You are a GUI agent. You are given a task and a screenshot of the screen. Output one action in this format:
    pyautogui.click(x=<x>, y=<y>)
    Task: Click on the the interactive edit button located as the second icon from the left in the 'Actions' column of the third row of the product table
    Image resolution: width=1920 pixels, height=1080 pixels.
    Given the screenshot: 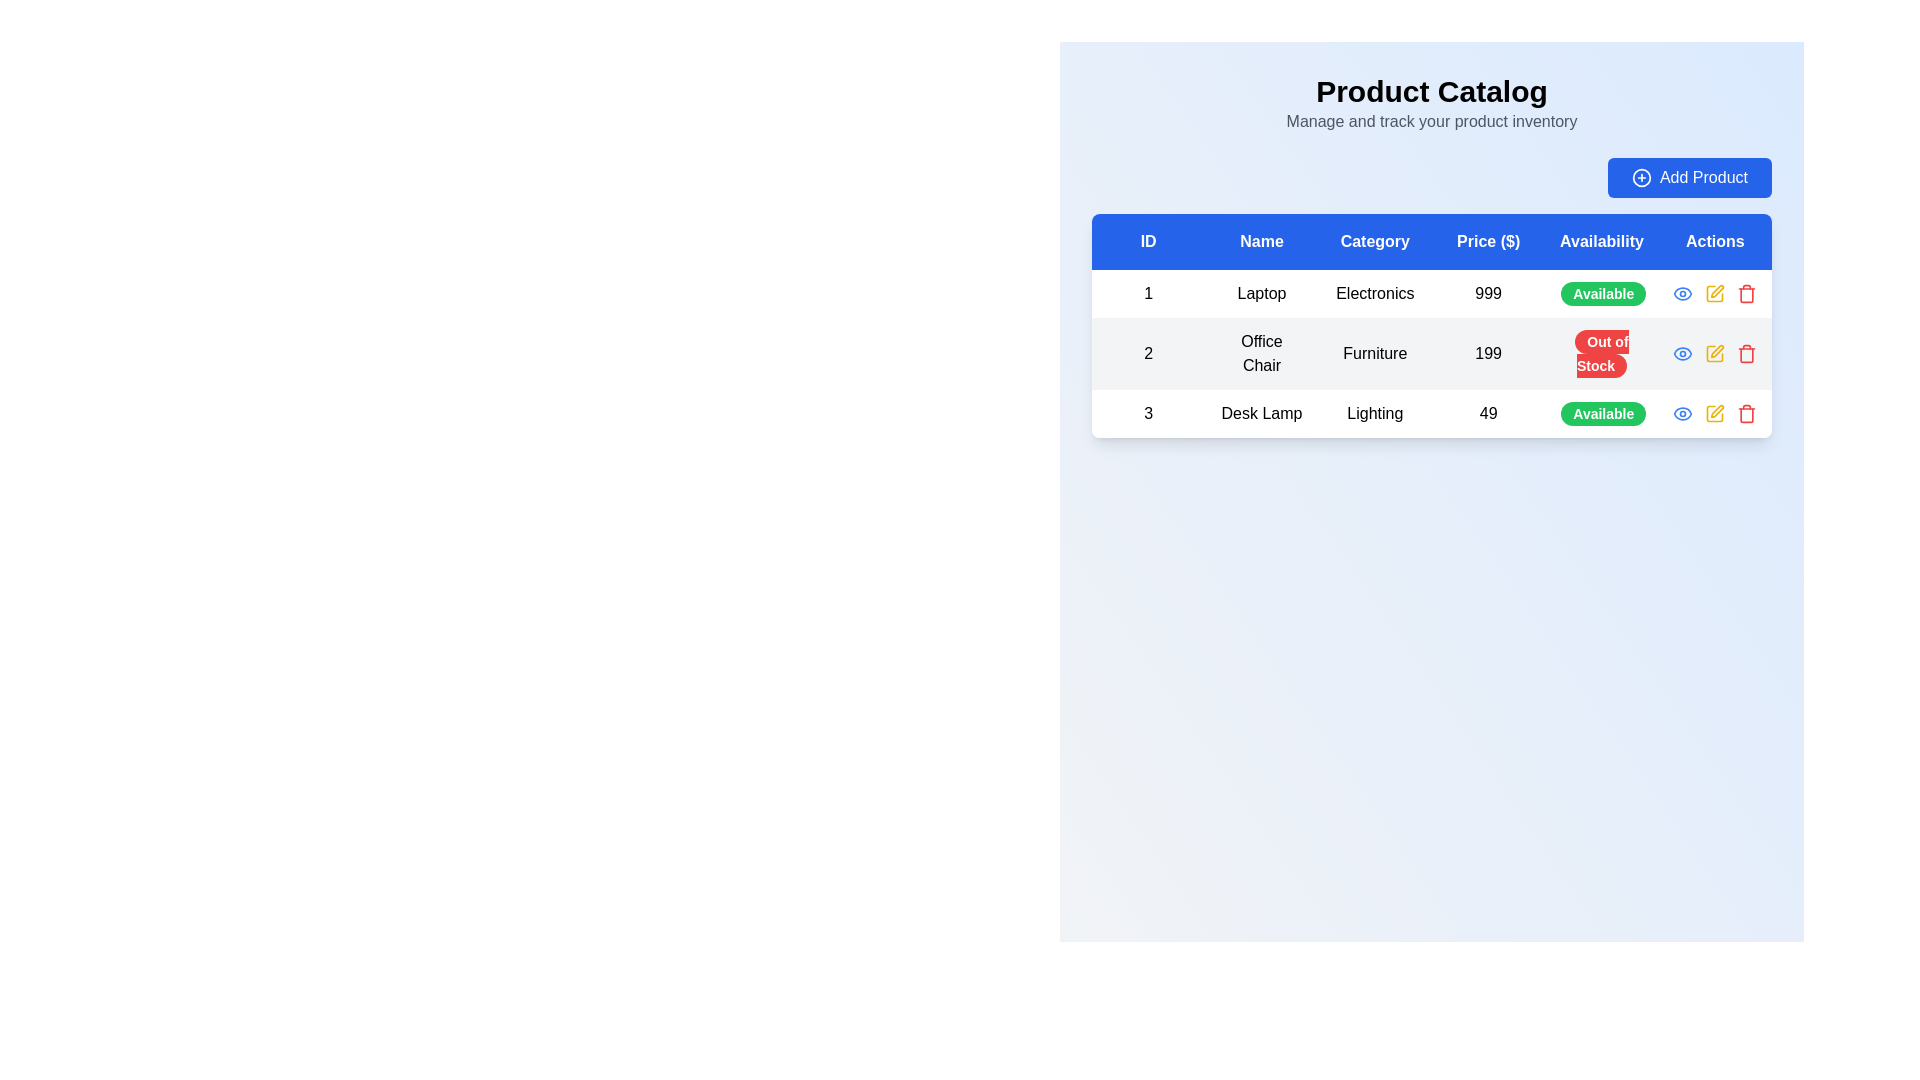 What is the action you would take?
    pyautogui.click(x=1714, y=412)
    